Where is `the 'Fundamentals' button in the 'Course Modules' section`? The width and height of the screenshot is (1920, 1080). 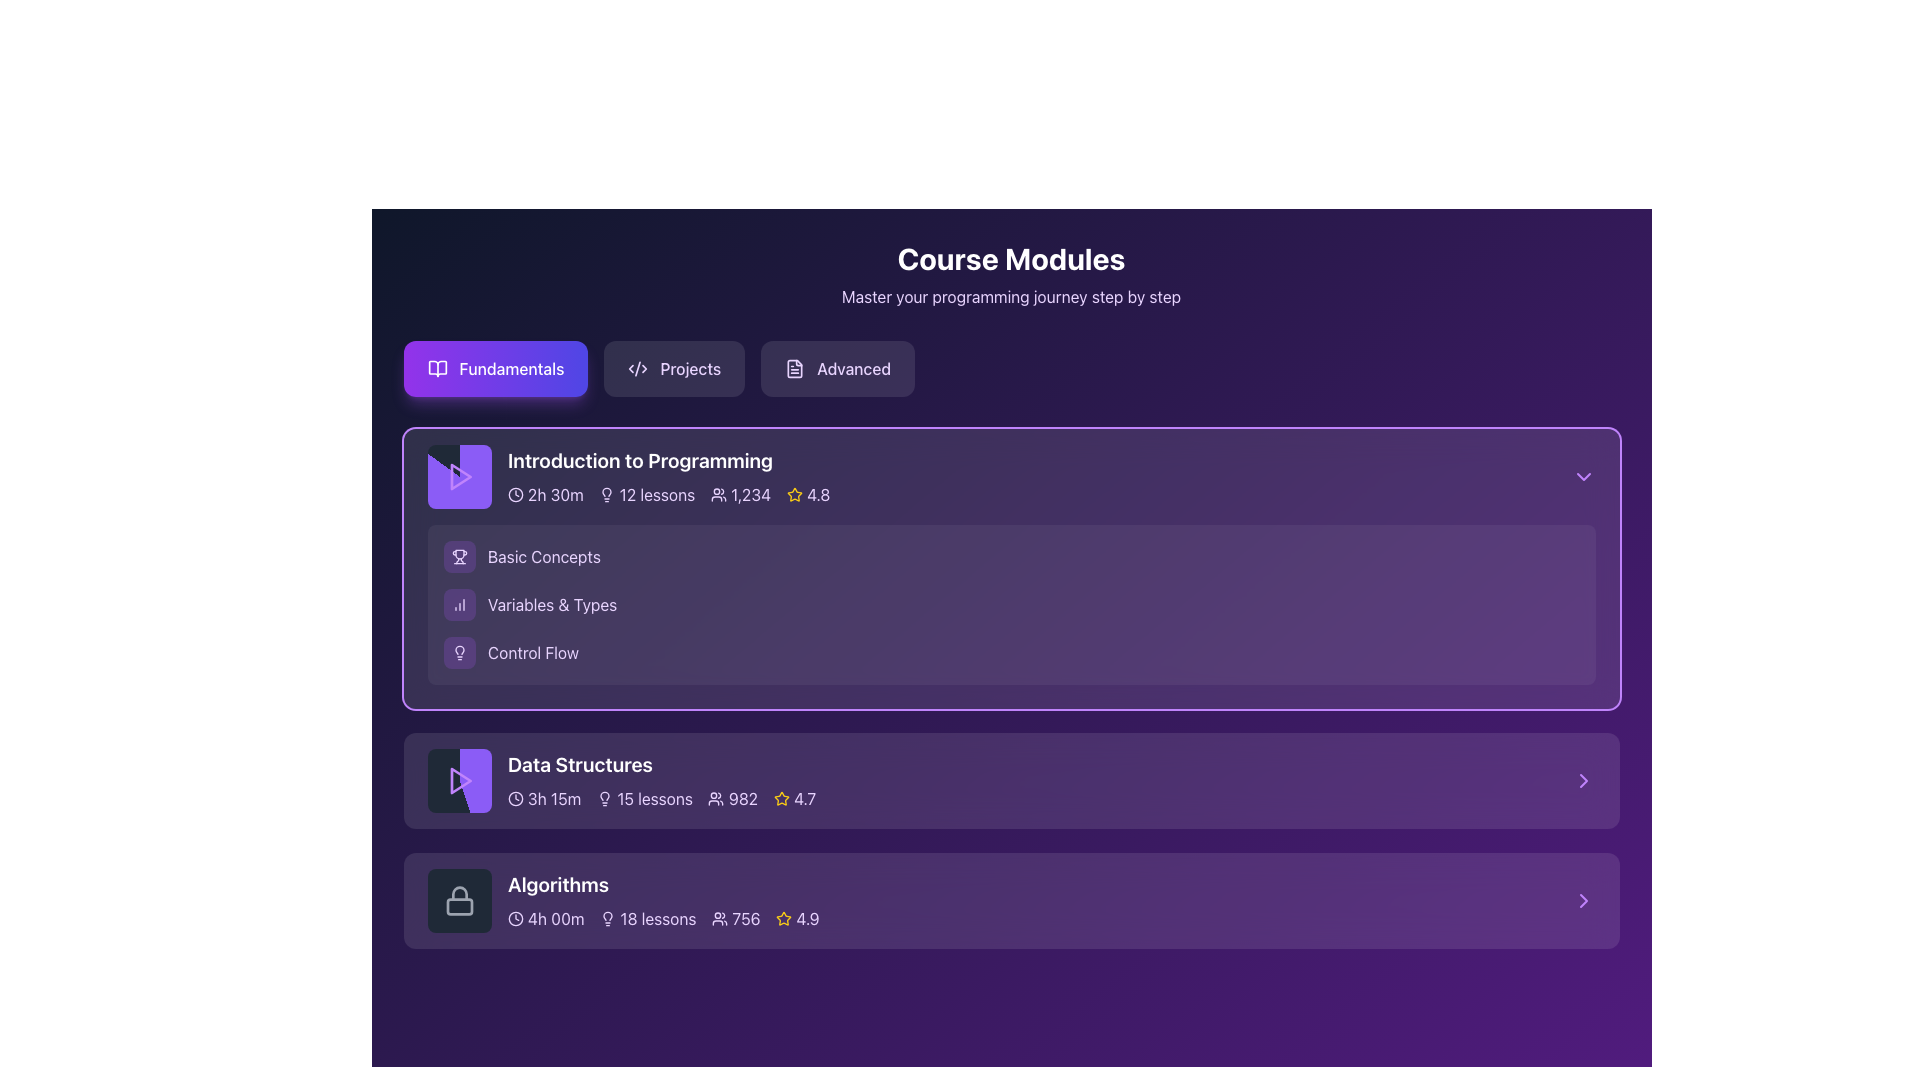
the 'Fundamentals' button in the 'Course Modules' section is located at coordinates (495, 369).